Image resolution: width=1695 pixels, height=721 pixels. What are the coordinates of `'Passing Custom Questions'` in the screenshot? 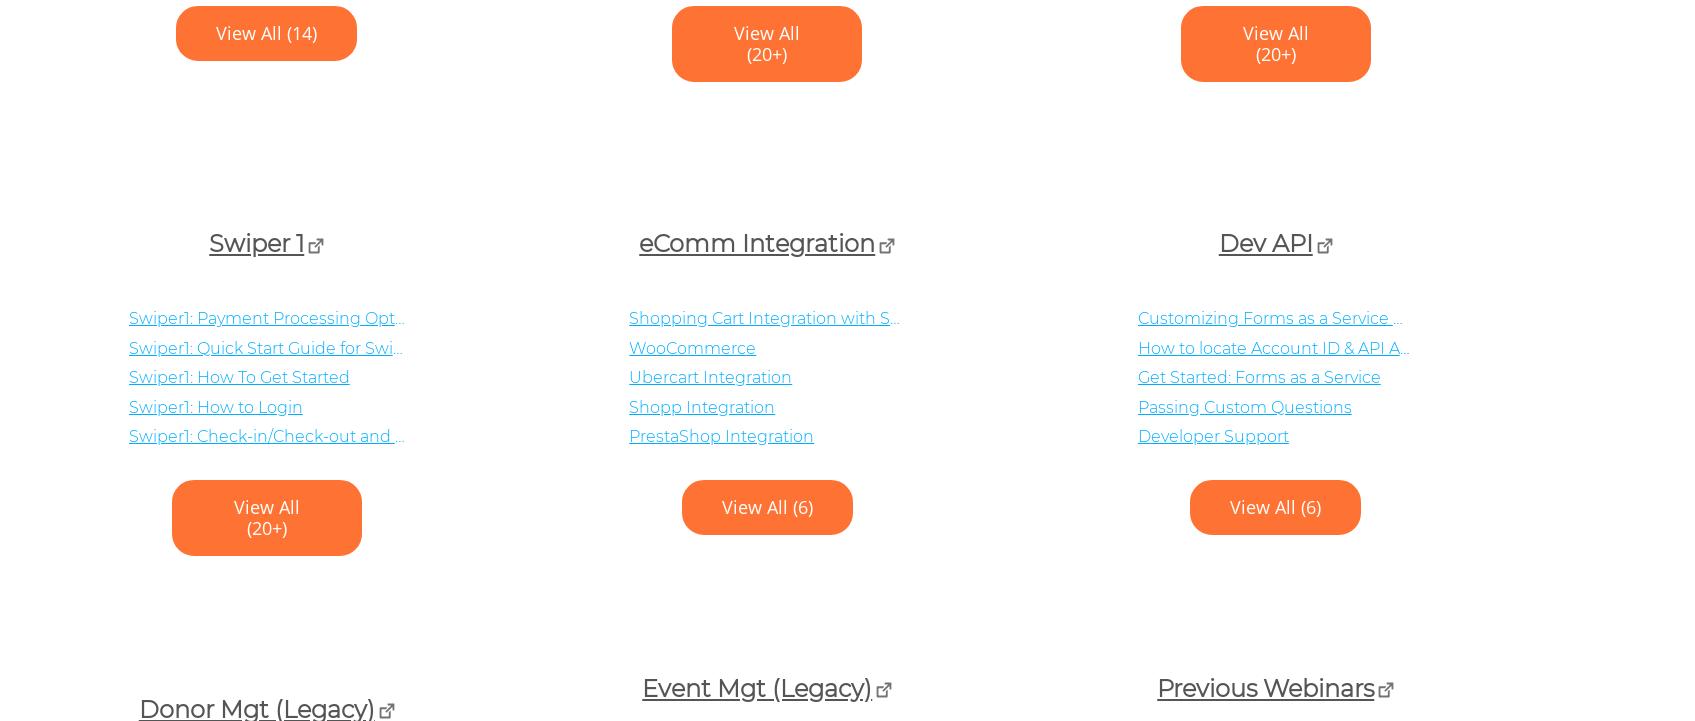 It's located at (1242, 405).